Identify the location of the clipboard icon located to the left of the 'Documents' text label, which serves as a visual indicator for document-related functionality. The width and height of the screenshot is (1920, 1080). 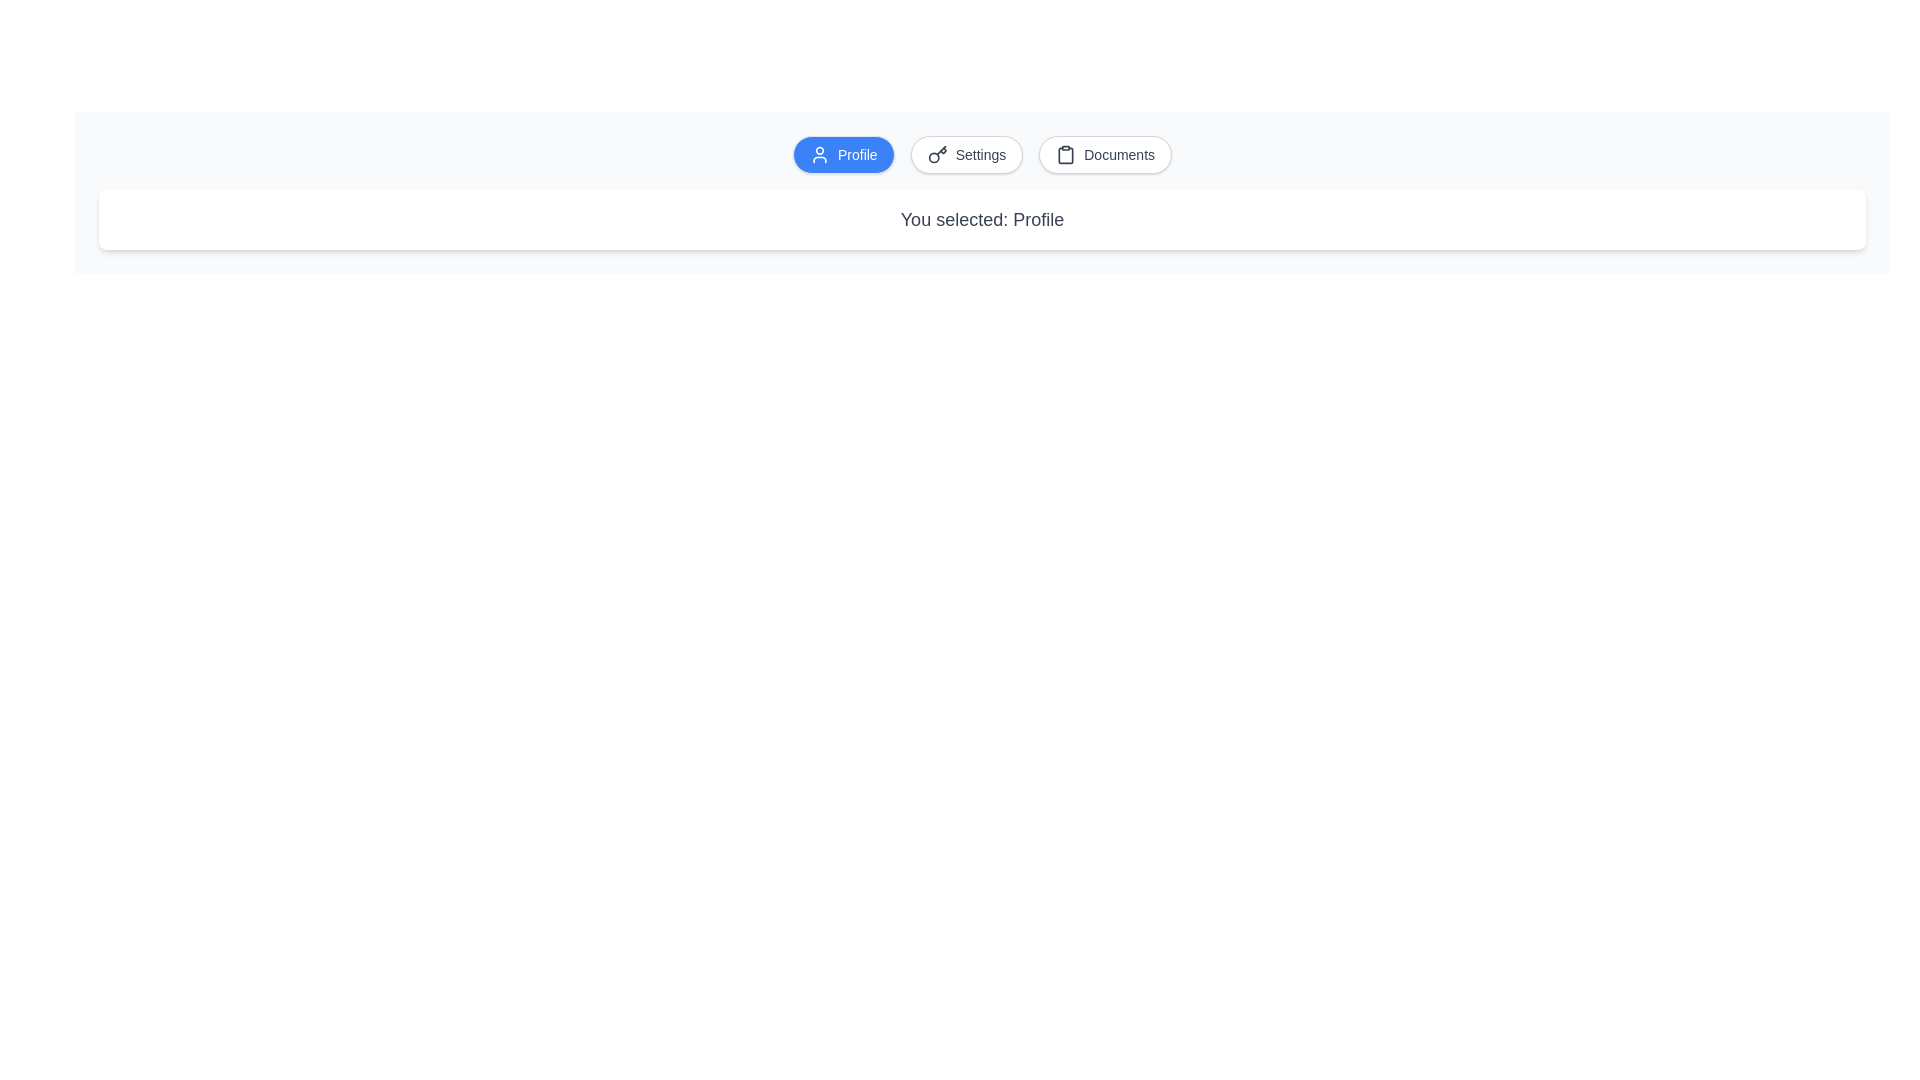
(1065, 153).